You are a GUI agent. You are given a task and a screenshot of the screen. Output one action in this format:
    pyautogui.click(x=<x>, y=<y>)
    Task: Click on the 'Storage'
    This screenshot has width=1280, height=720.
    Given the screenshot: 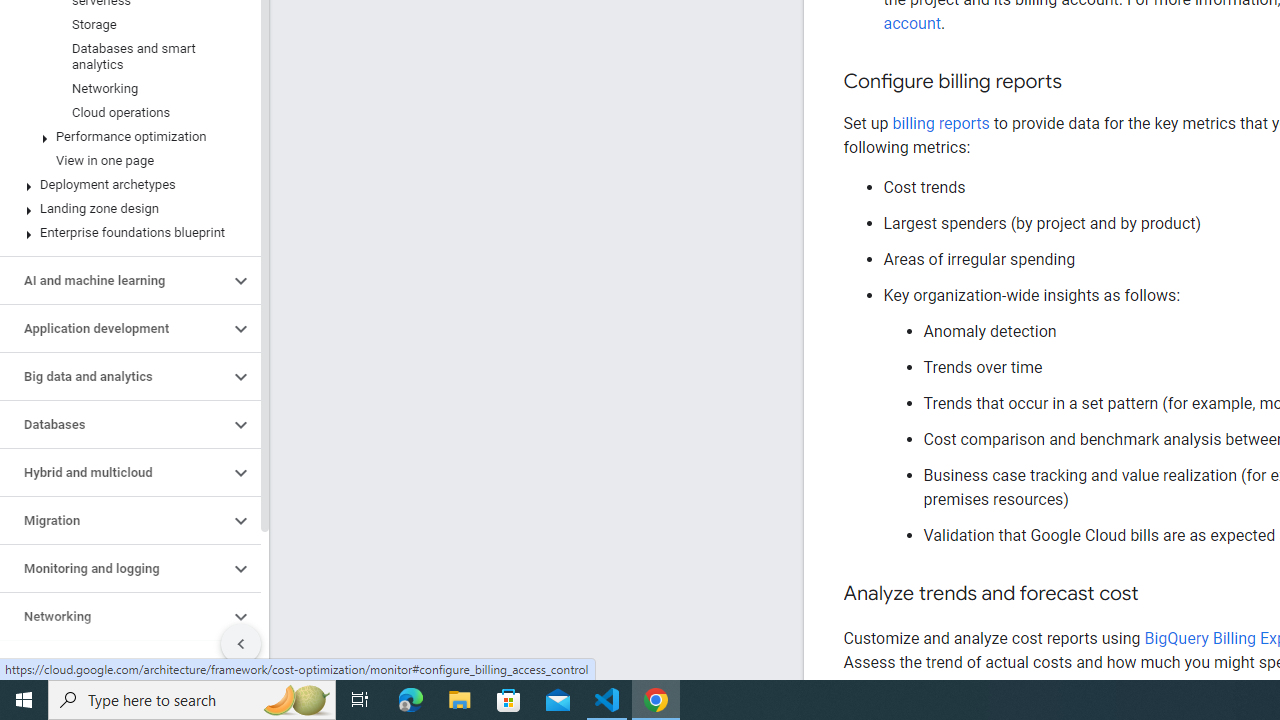 What is the action you would take?
    pyautogui.click(x=125, y=24)
    